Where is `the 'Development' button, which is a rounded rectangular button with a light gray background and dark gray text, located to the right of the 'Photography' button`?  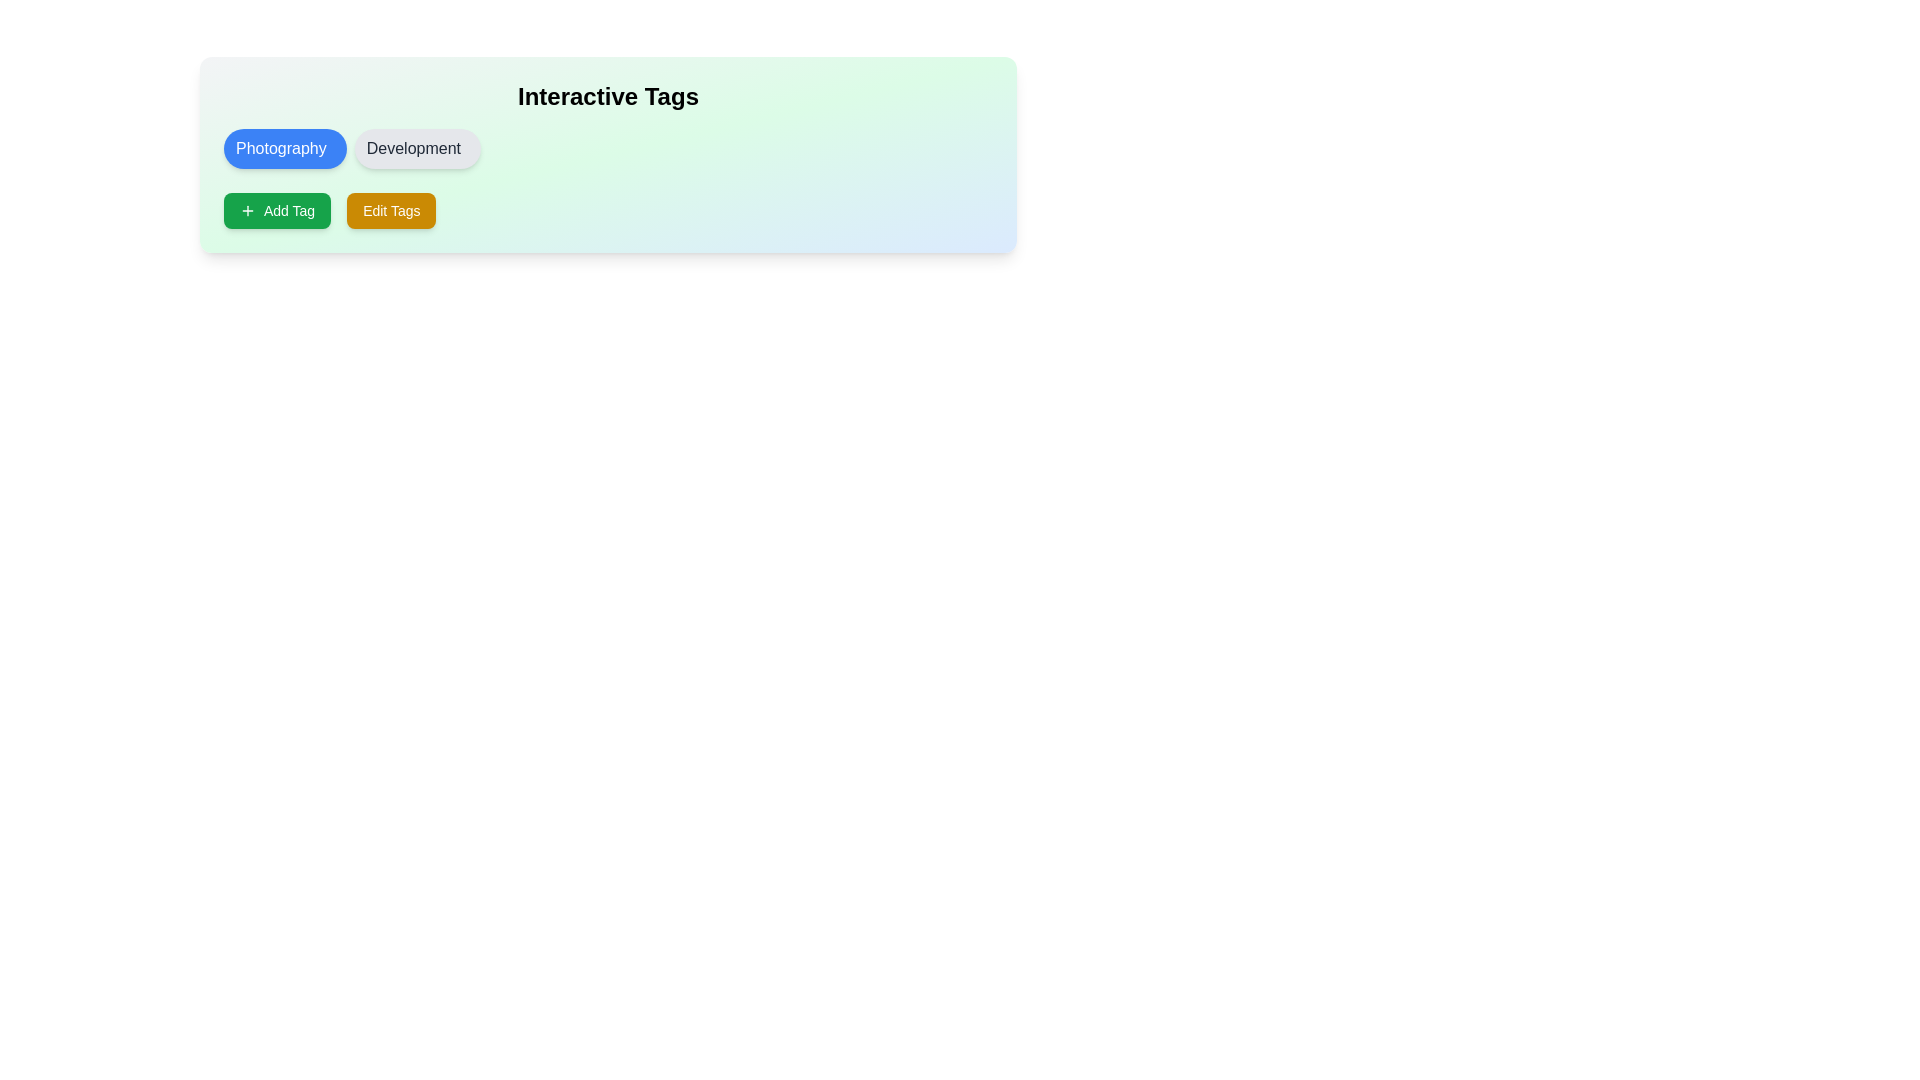 the 'Development' button, which is a rounded rectangular button with a light gray background and dark gray text, located to the right of the 'Photography' button is located at coordinates (416, 148).